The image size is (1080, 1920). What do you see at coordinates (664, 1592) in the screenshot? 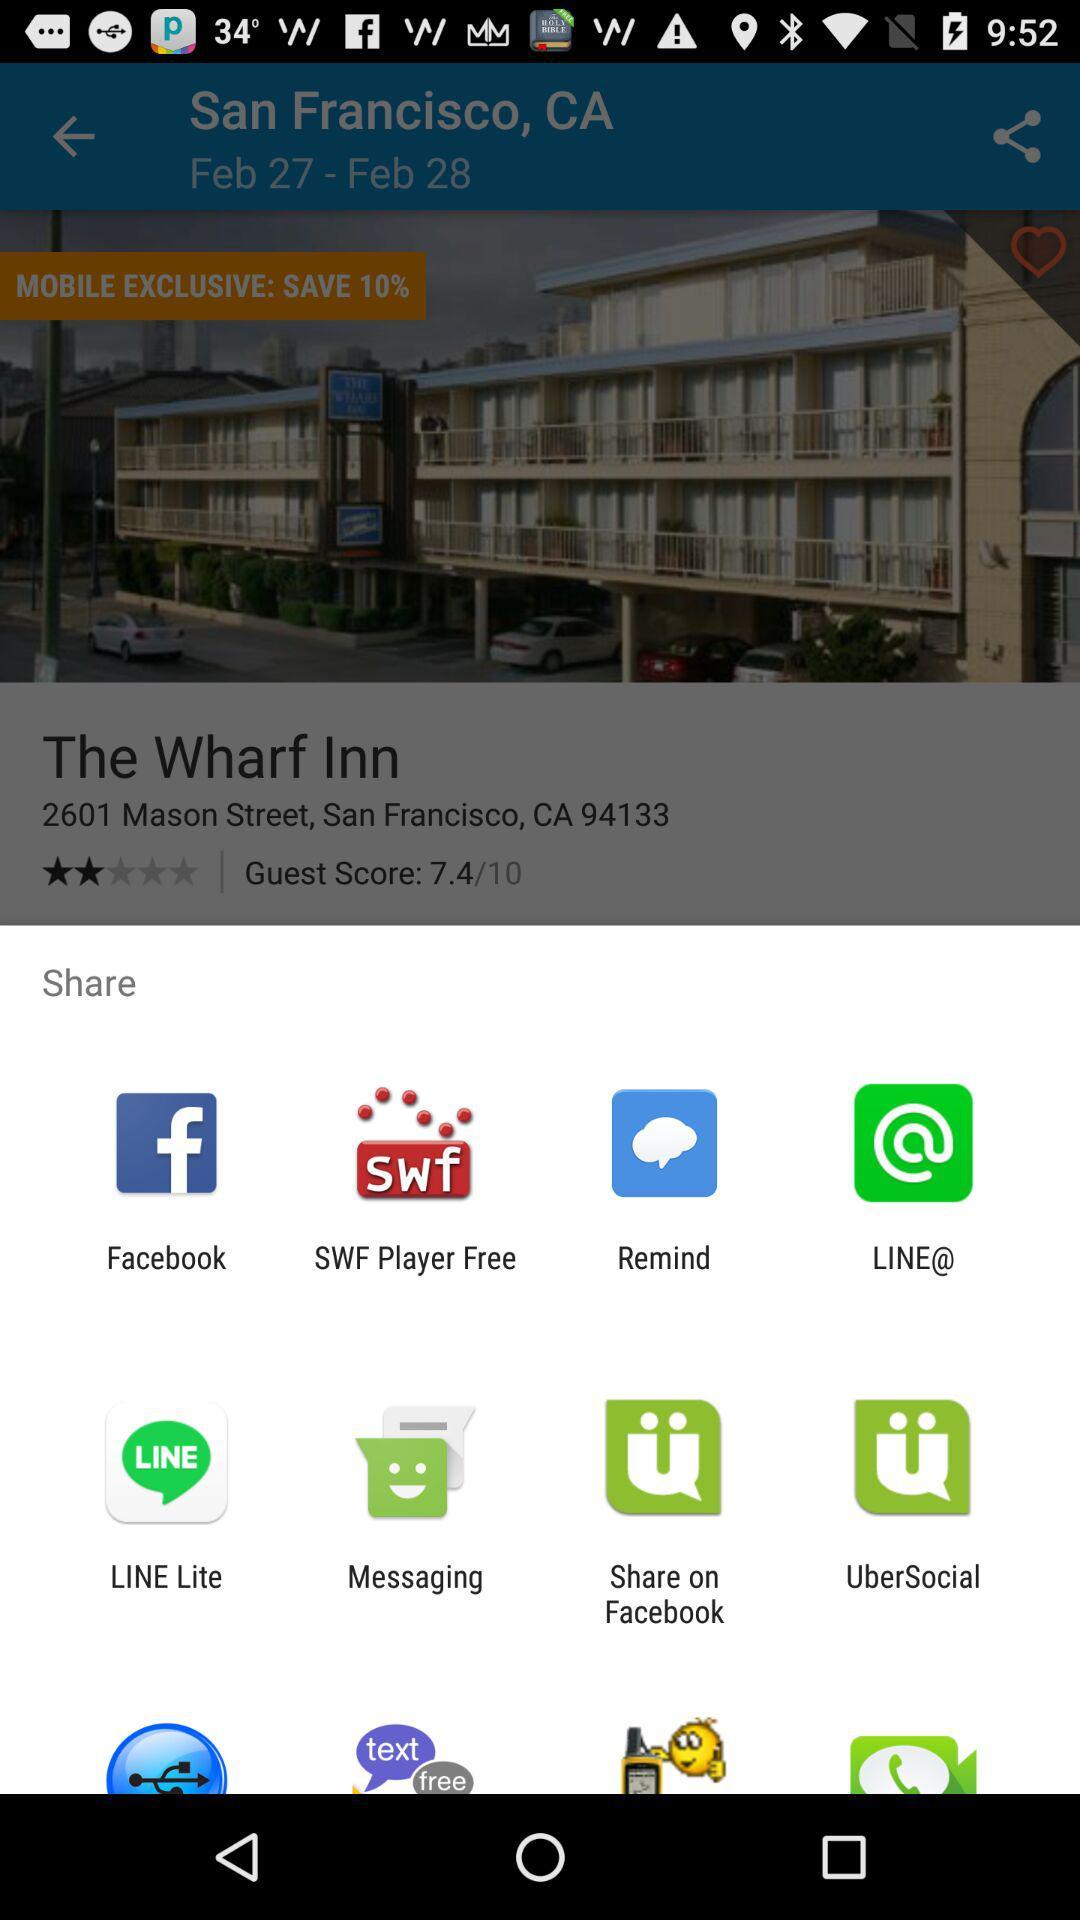
I see `share on facebook item` at bounding box center [664, 1592].